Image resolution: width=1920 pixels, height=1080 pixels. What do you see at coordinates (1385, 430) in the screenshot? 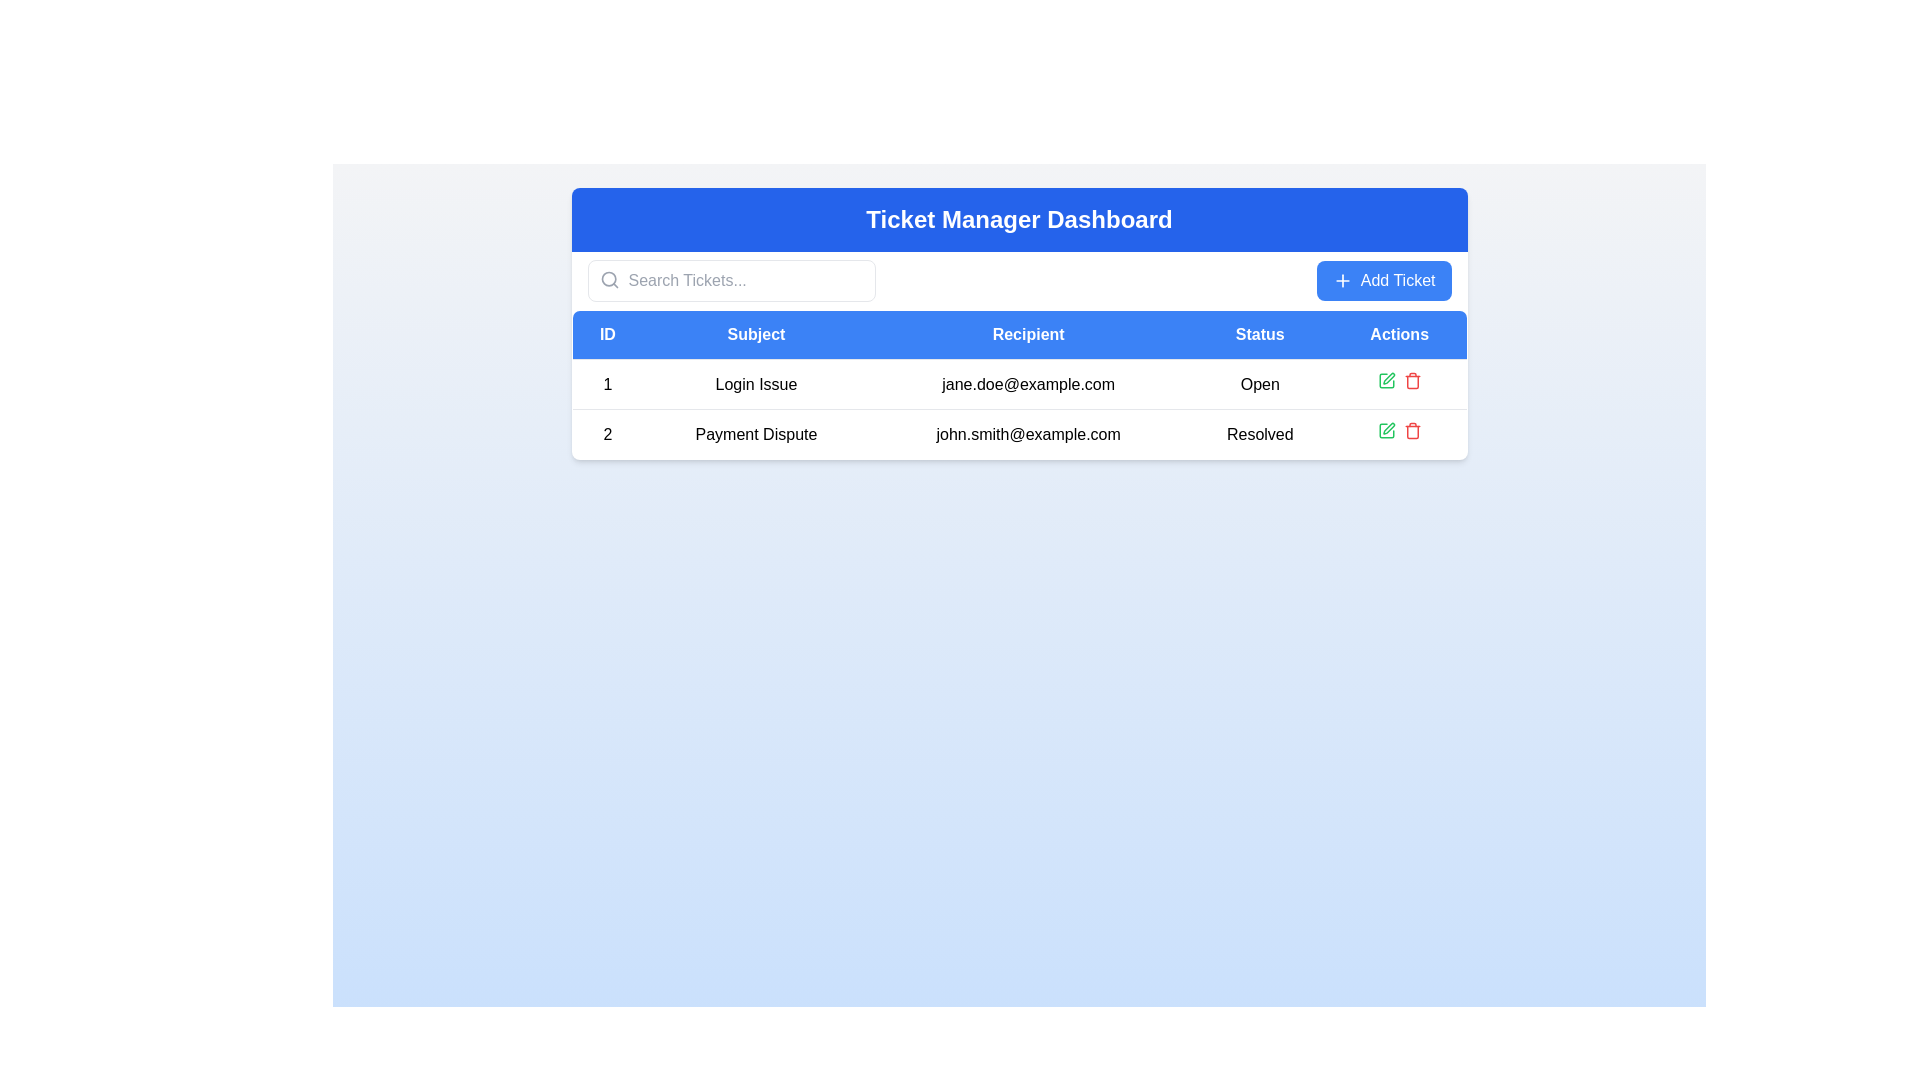
I see `the corner-shaped icon in the Actions column of the ticket system, located in the first row of the ticket table` at bounding box center [1385, 430].